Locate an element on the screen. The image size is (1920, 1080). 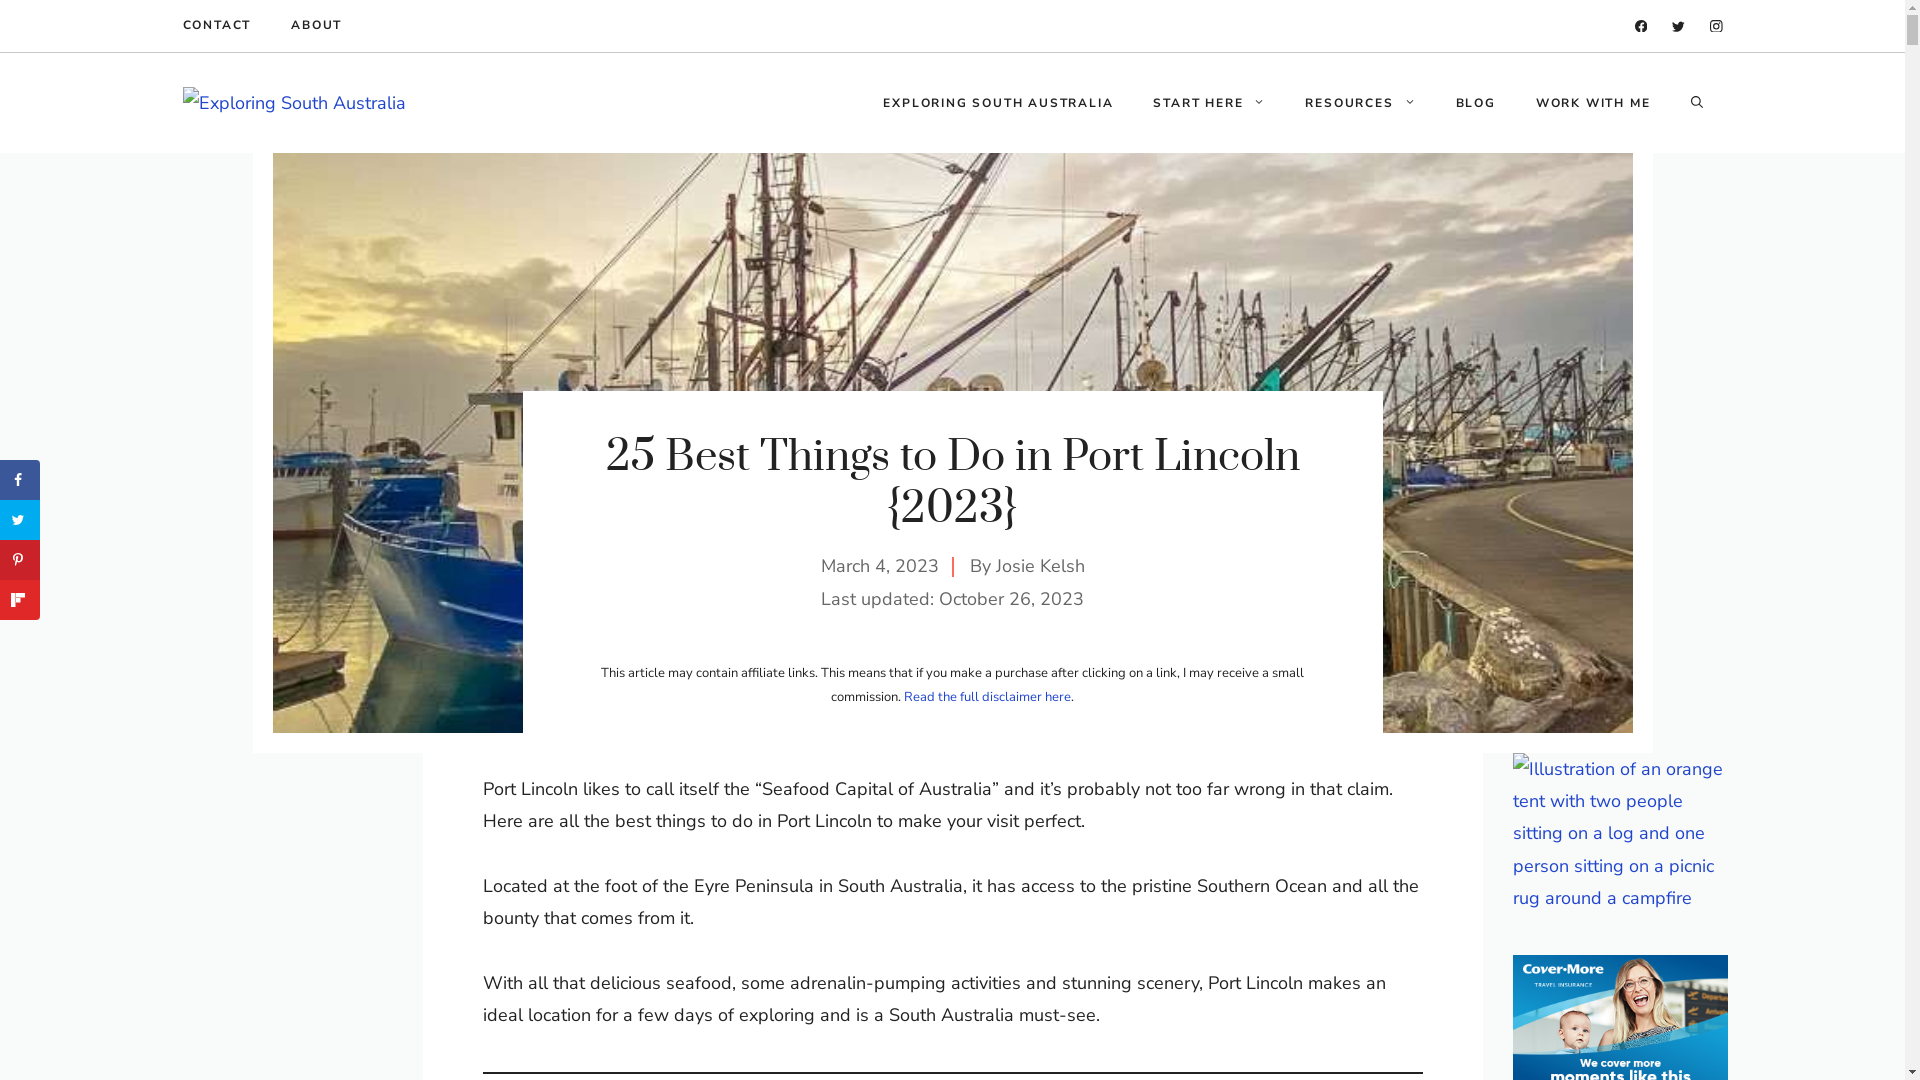
'Josie Kelsh' is located at coordinates (1040, 566).